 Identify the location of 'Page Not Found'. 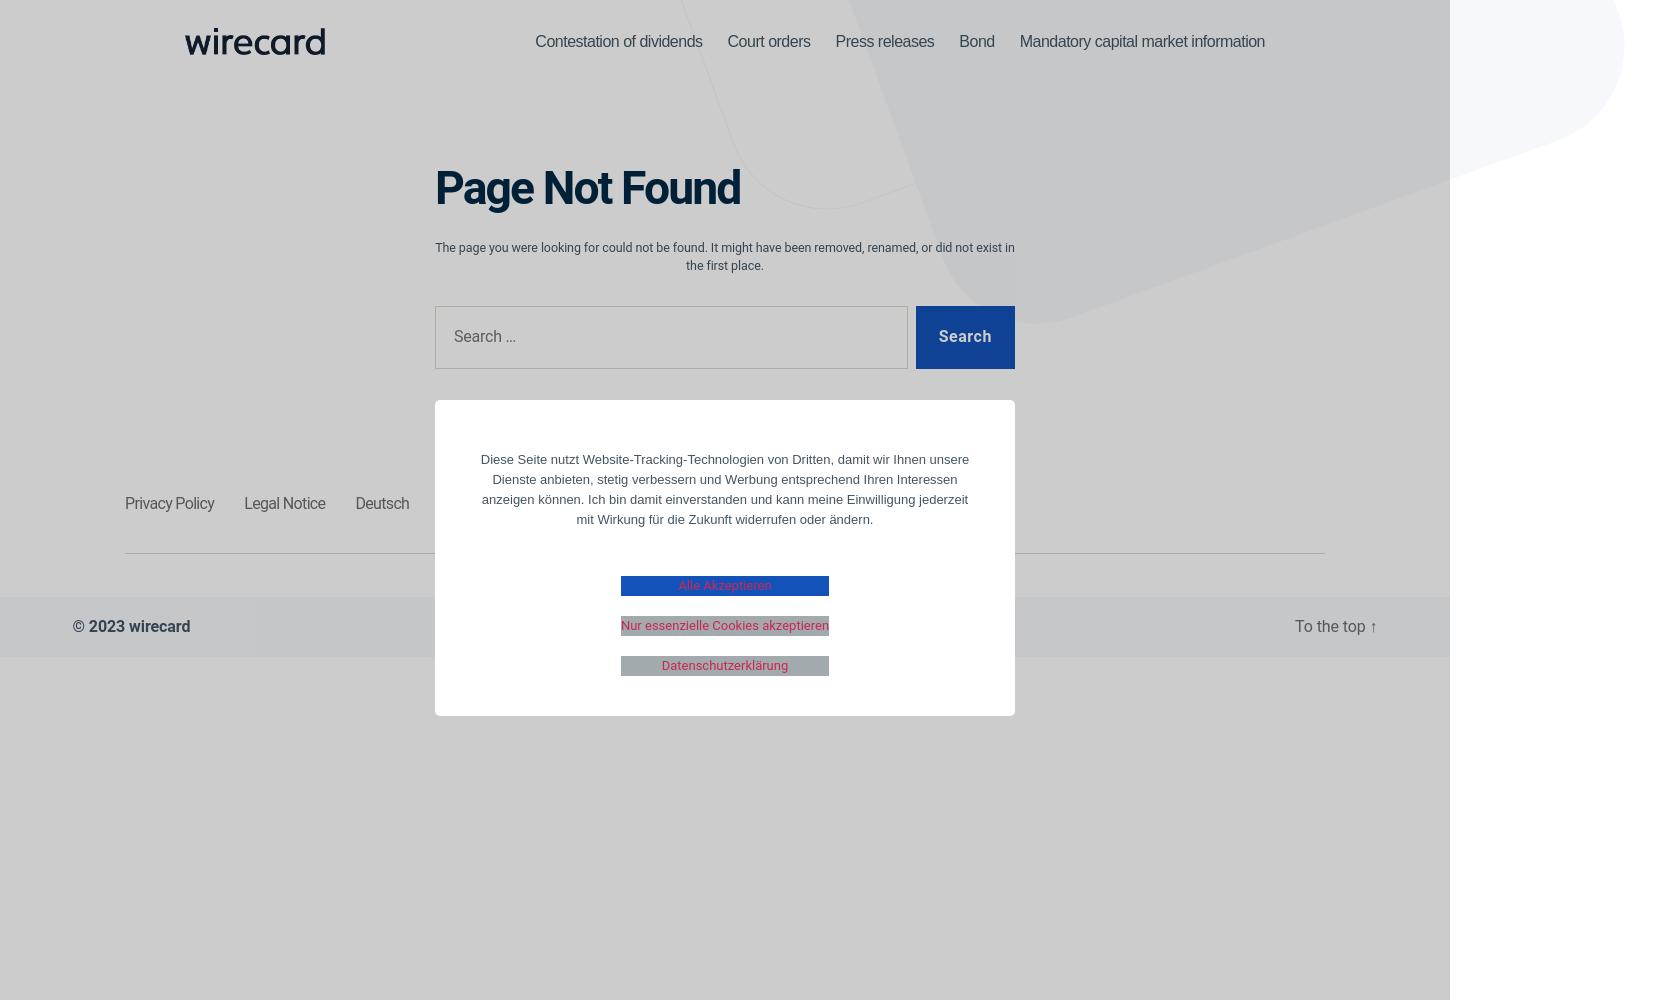
(586, 187).